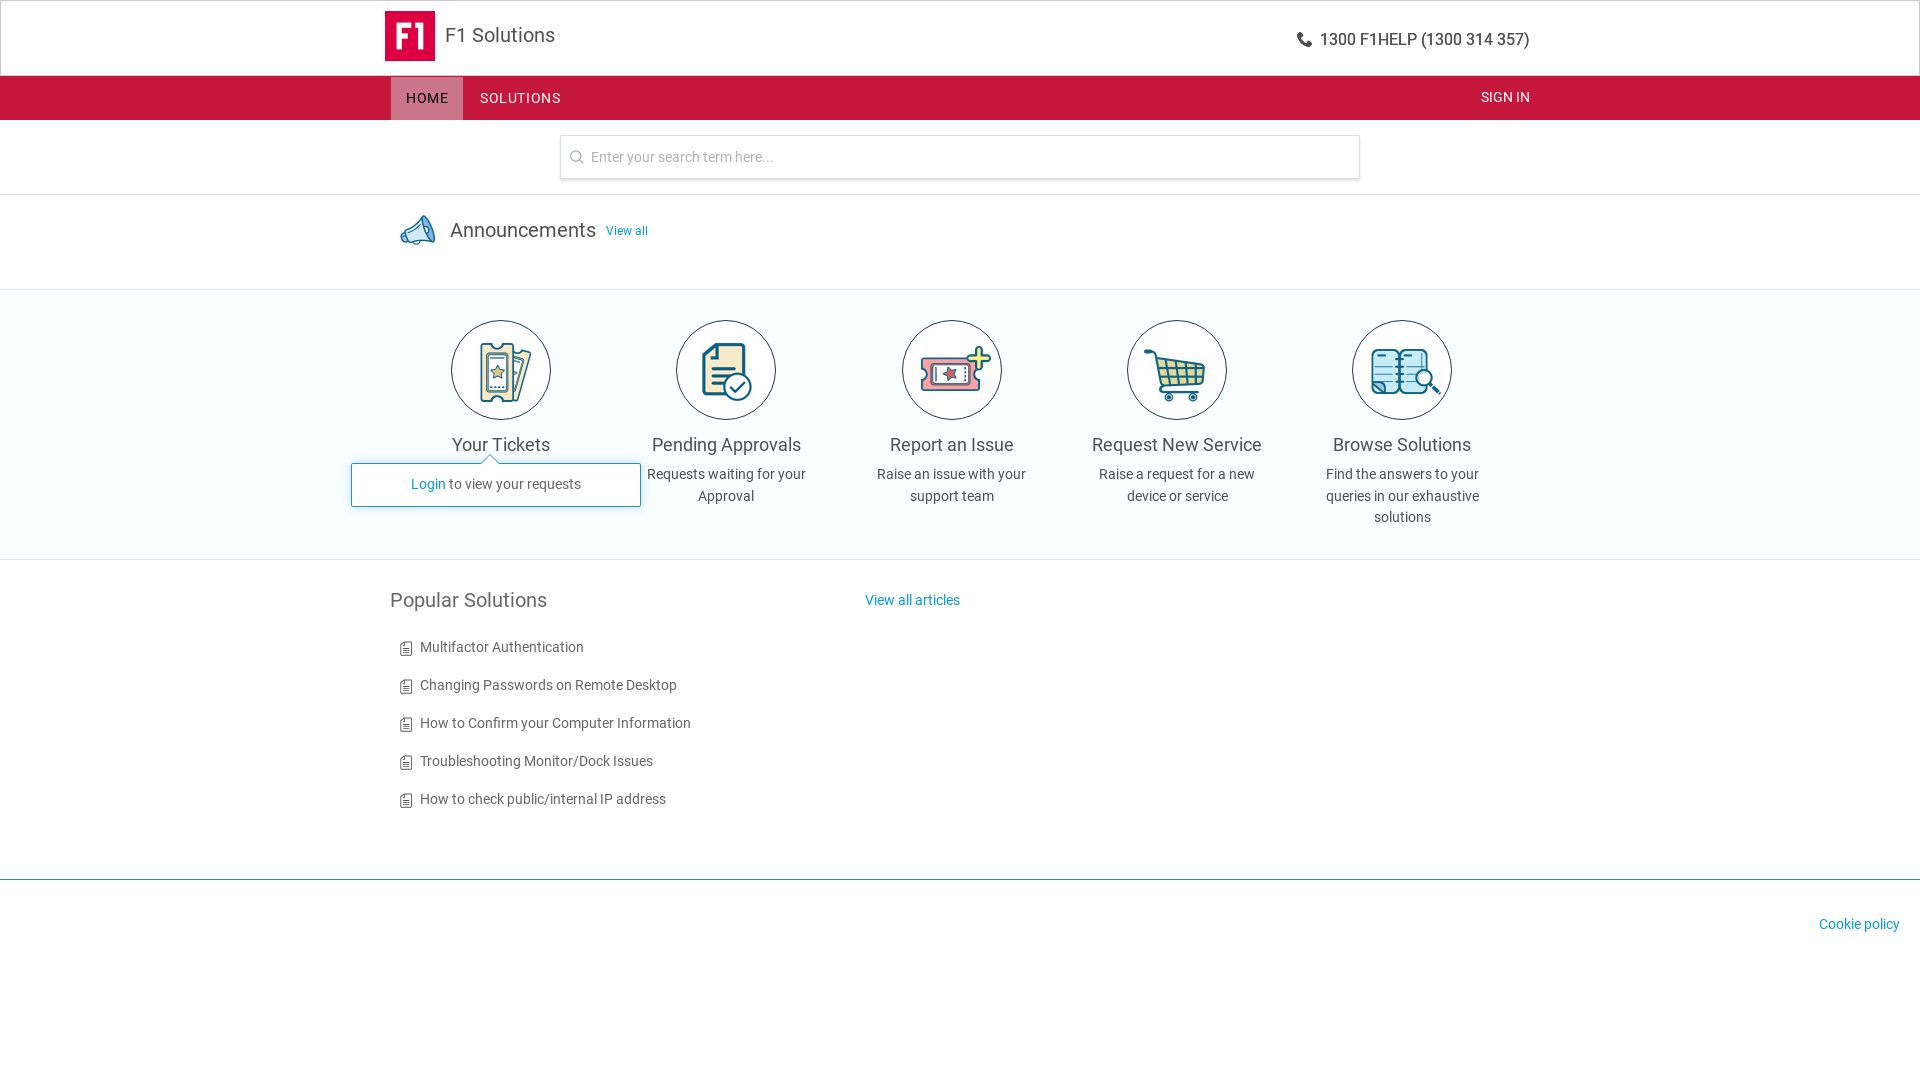 This screenshot has height=1080, width=1920. I want to click on 'Troubleshooting Monitor/Dock Issues', so click(536, 760).